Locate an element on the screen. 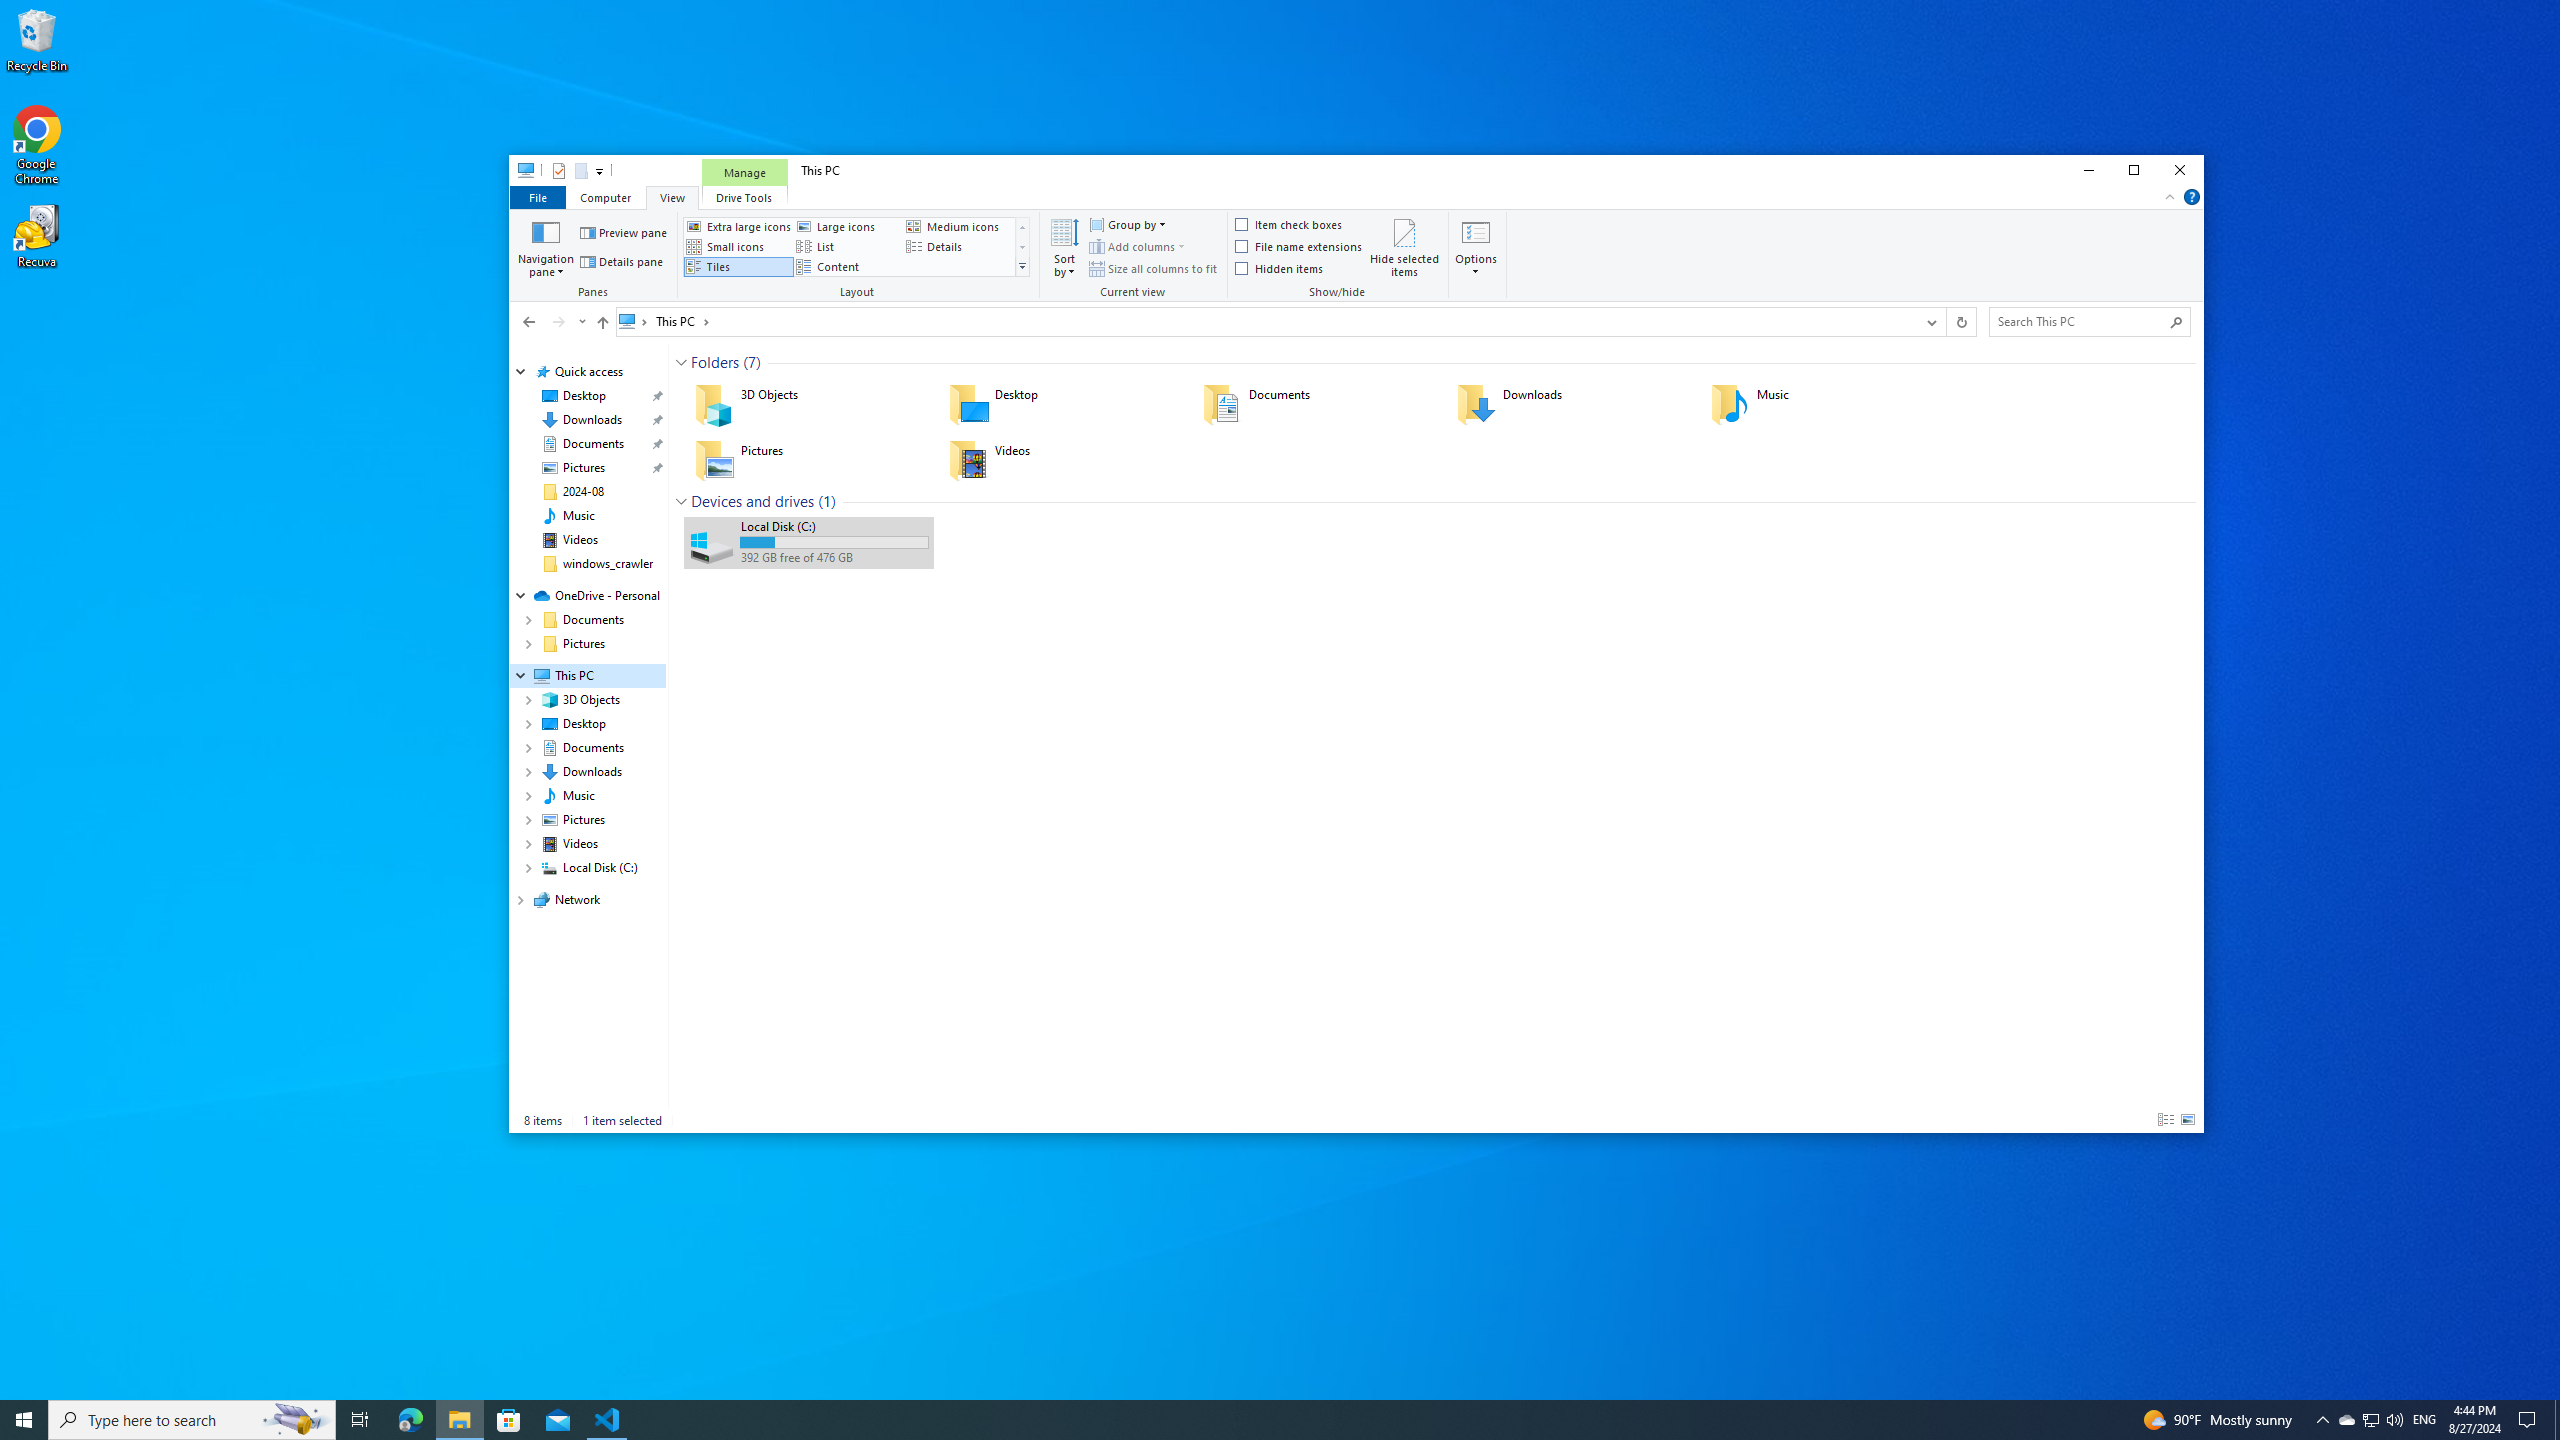 The width and height of the screenshot is (2560, 1440). 'Space used' is located at coordinates (833, 541).